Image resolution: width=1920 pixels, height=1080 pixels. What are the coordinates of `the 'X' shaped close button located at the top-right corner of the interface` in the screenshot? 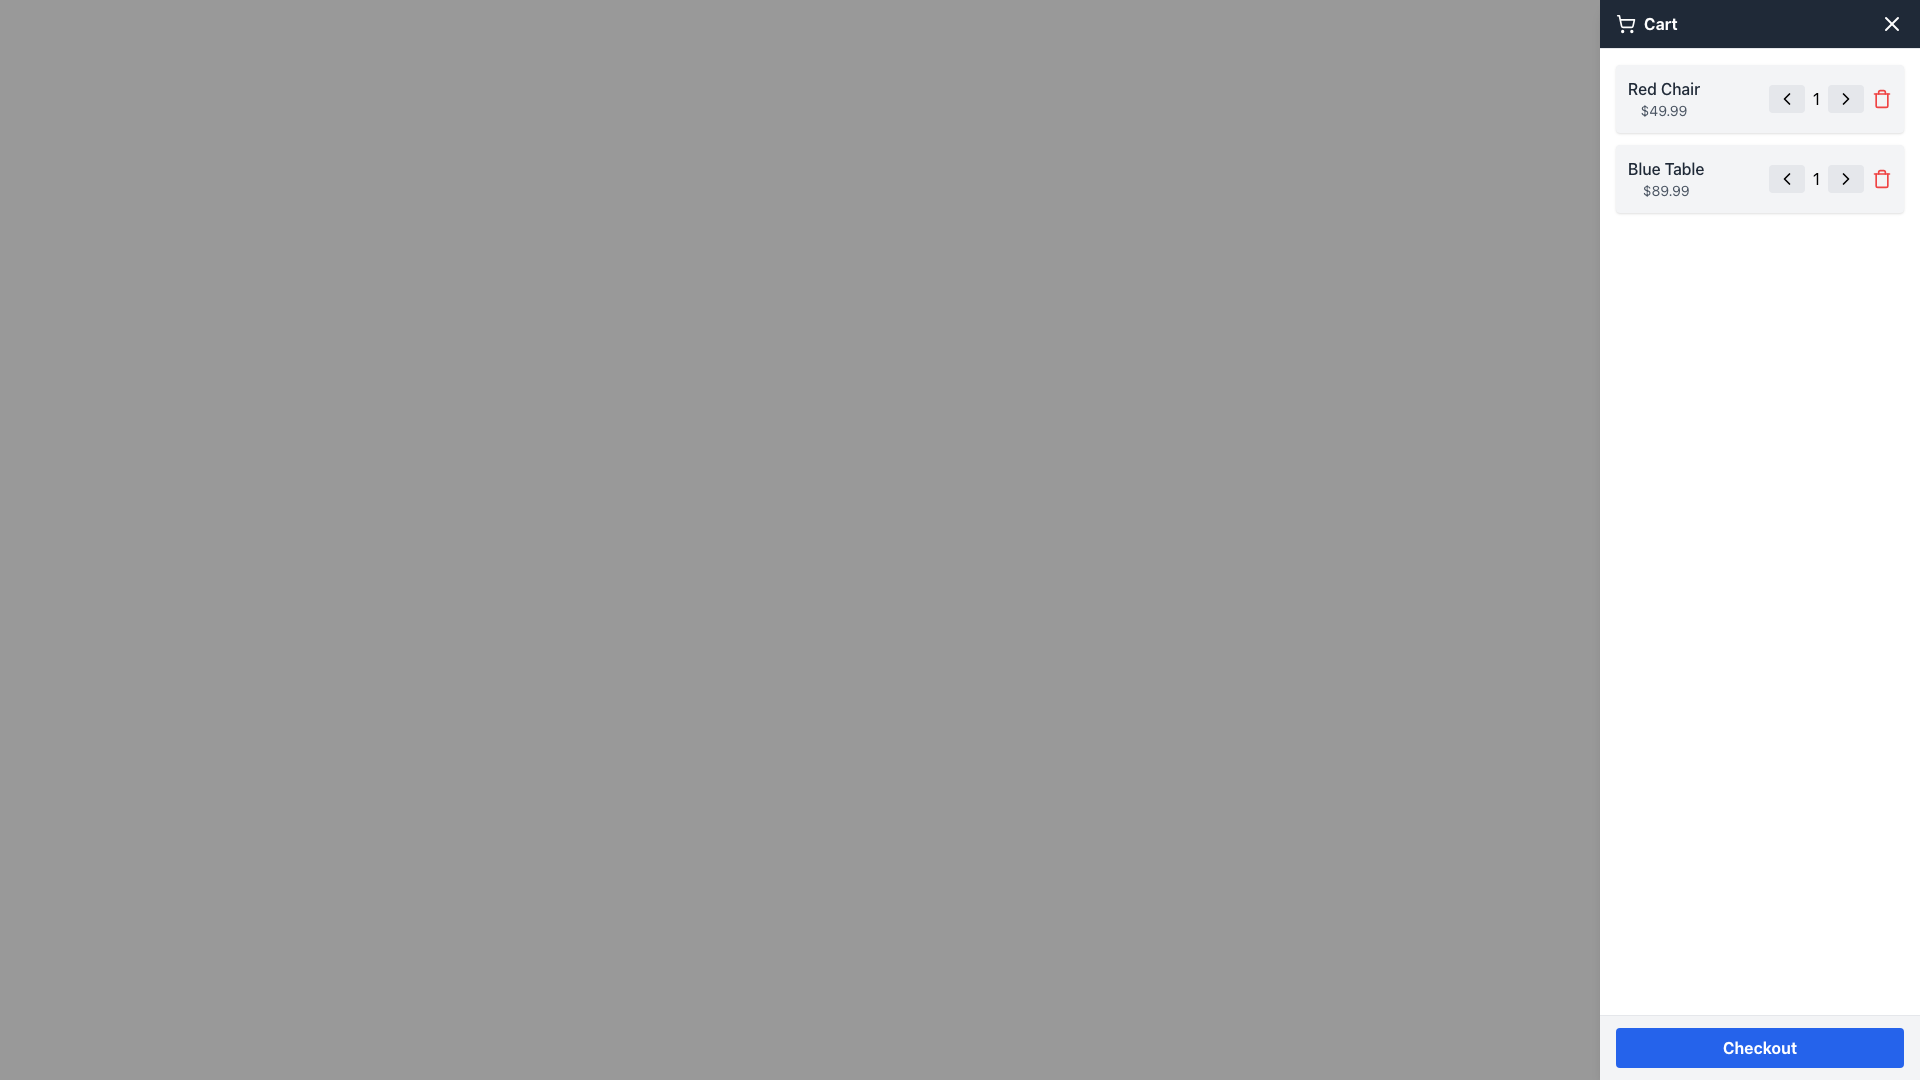 It's located at (1890, 23).